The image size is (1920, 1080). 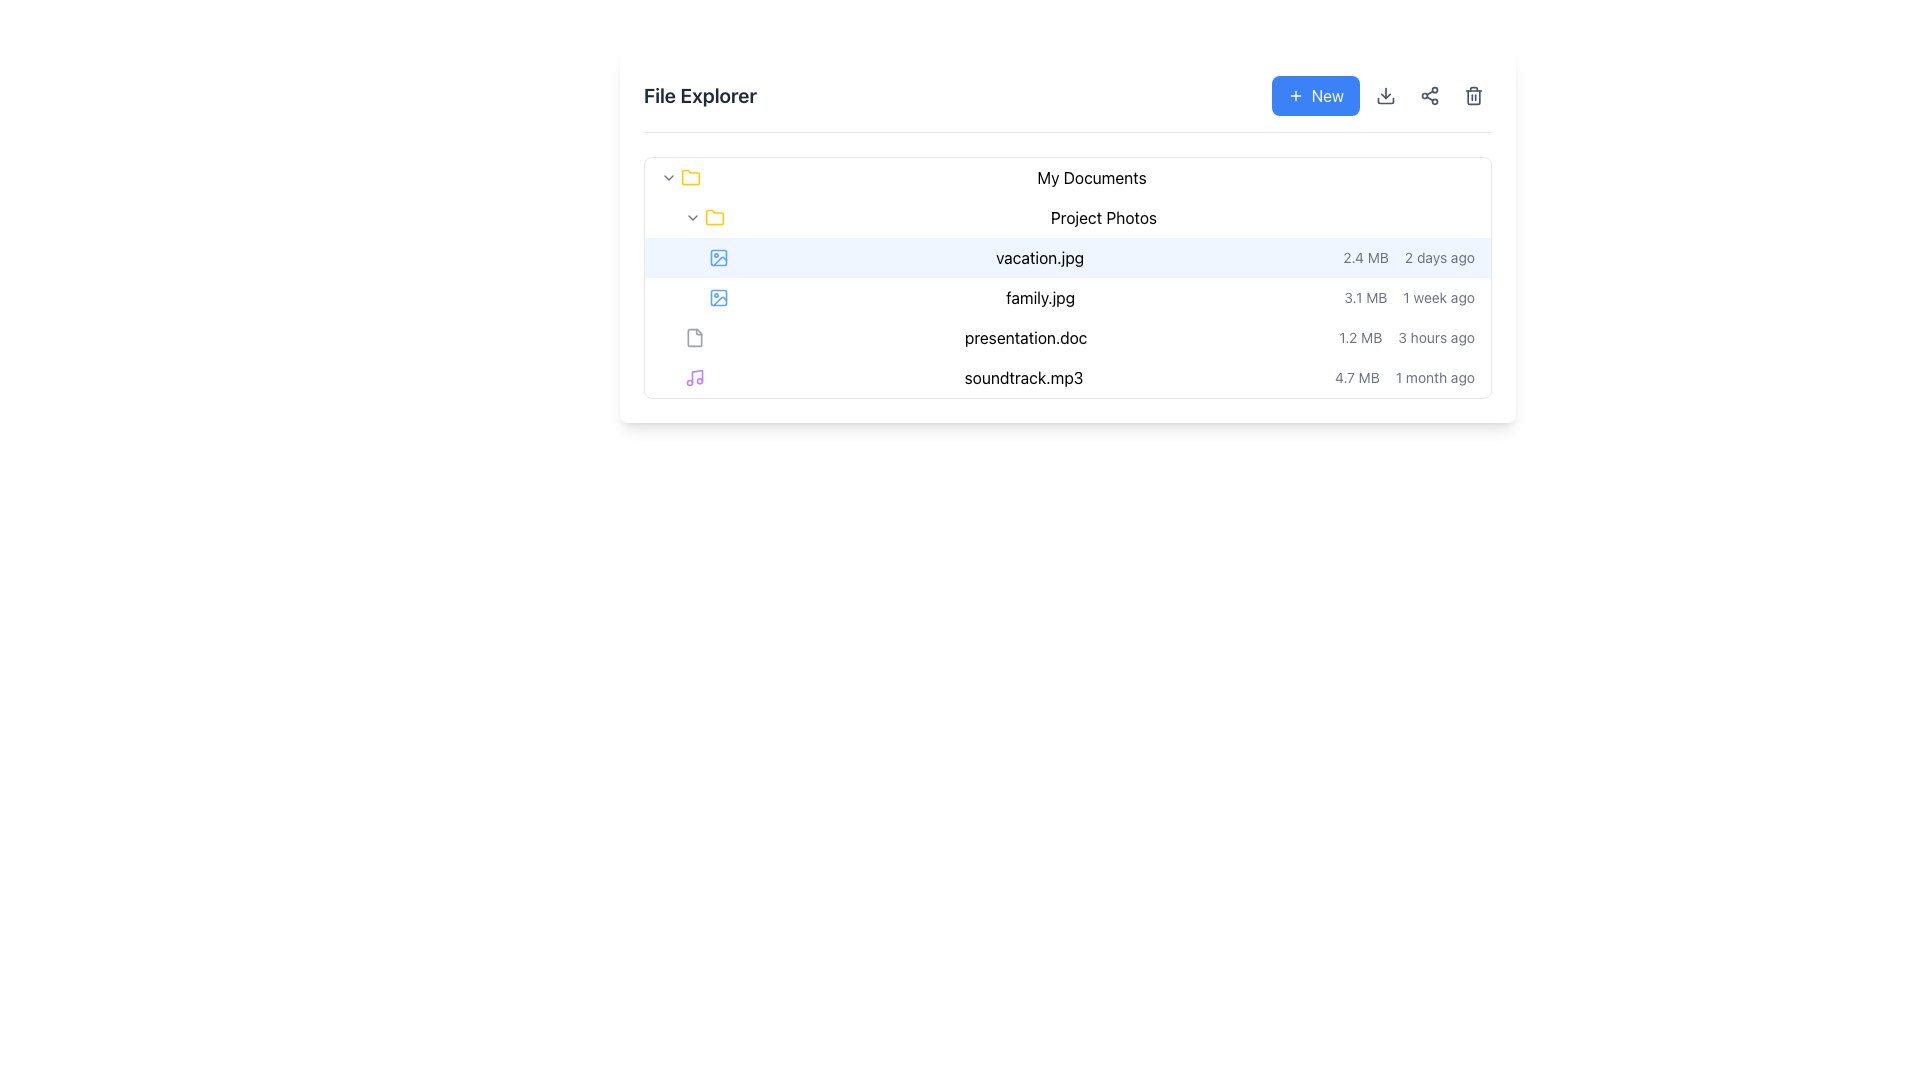 I want to click on the compact blue bordered square icon with a diagonal line, located to the left of the 'family.jpg' file entry in the row, so click(x=719, y=297).